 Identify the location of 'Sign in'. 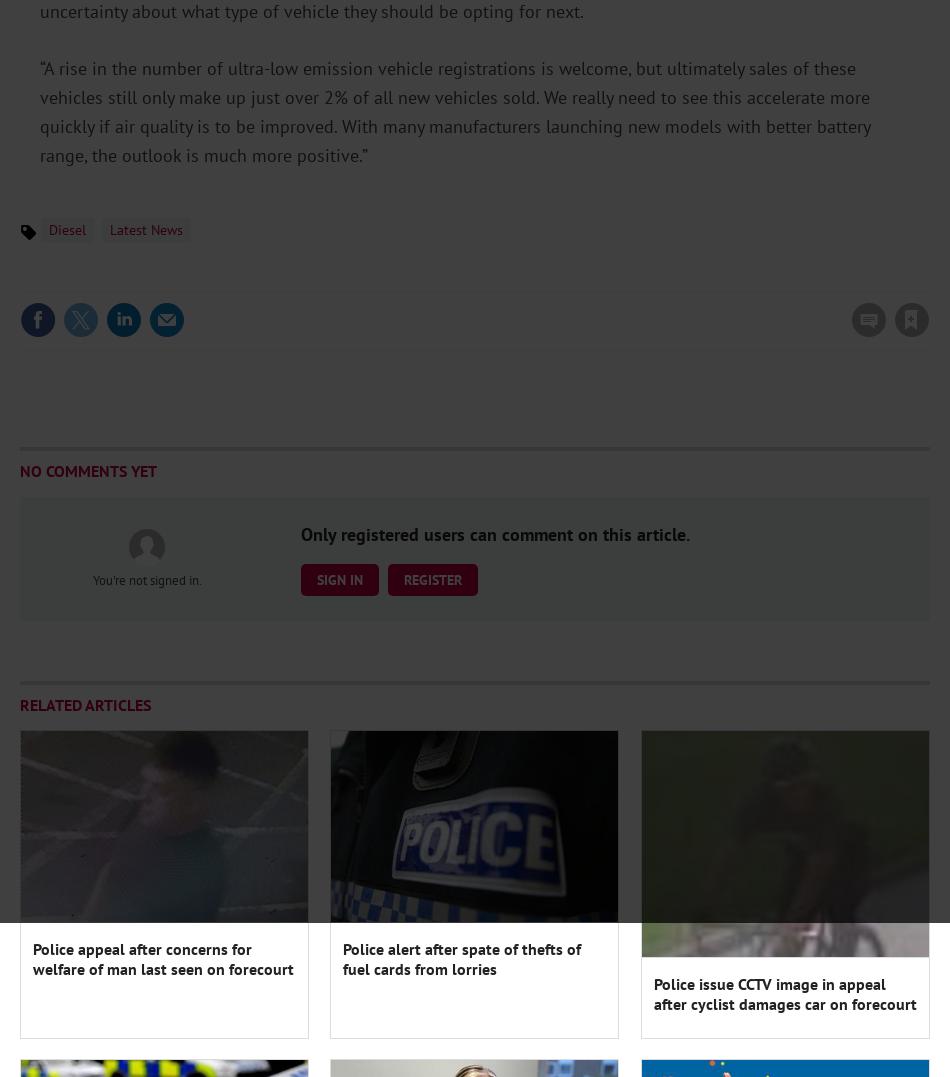
(649, 278).